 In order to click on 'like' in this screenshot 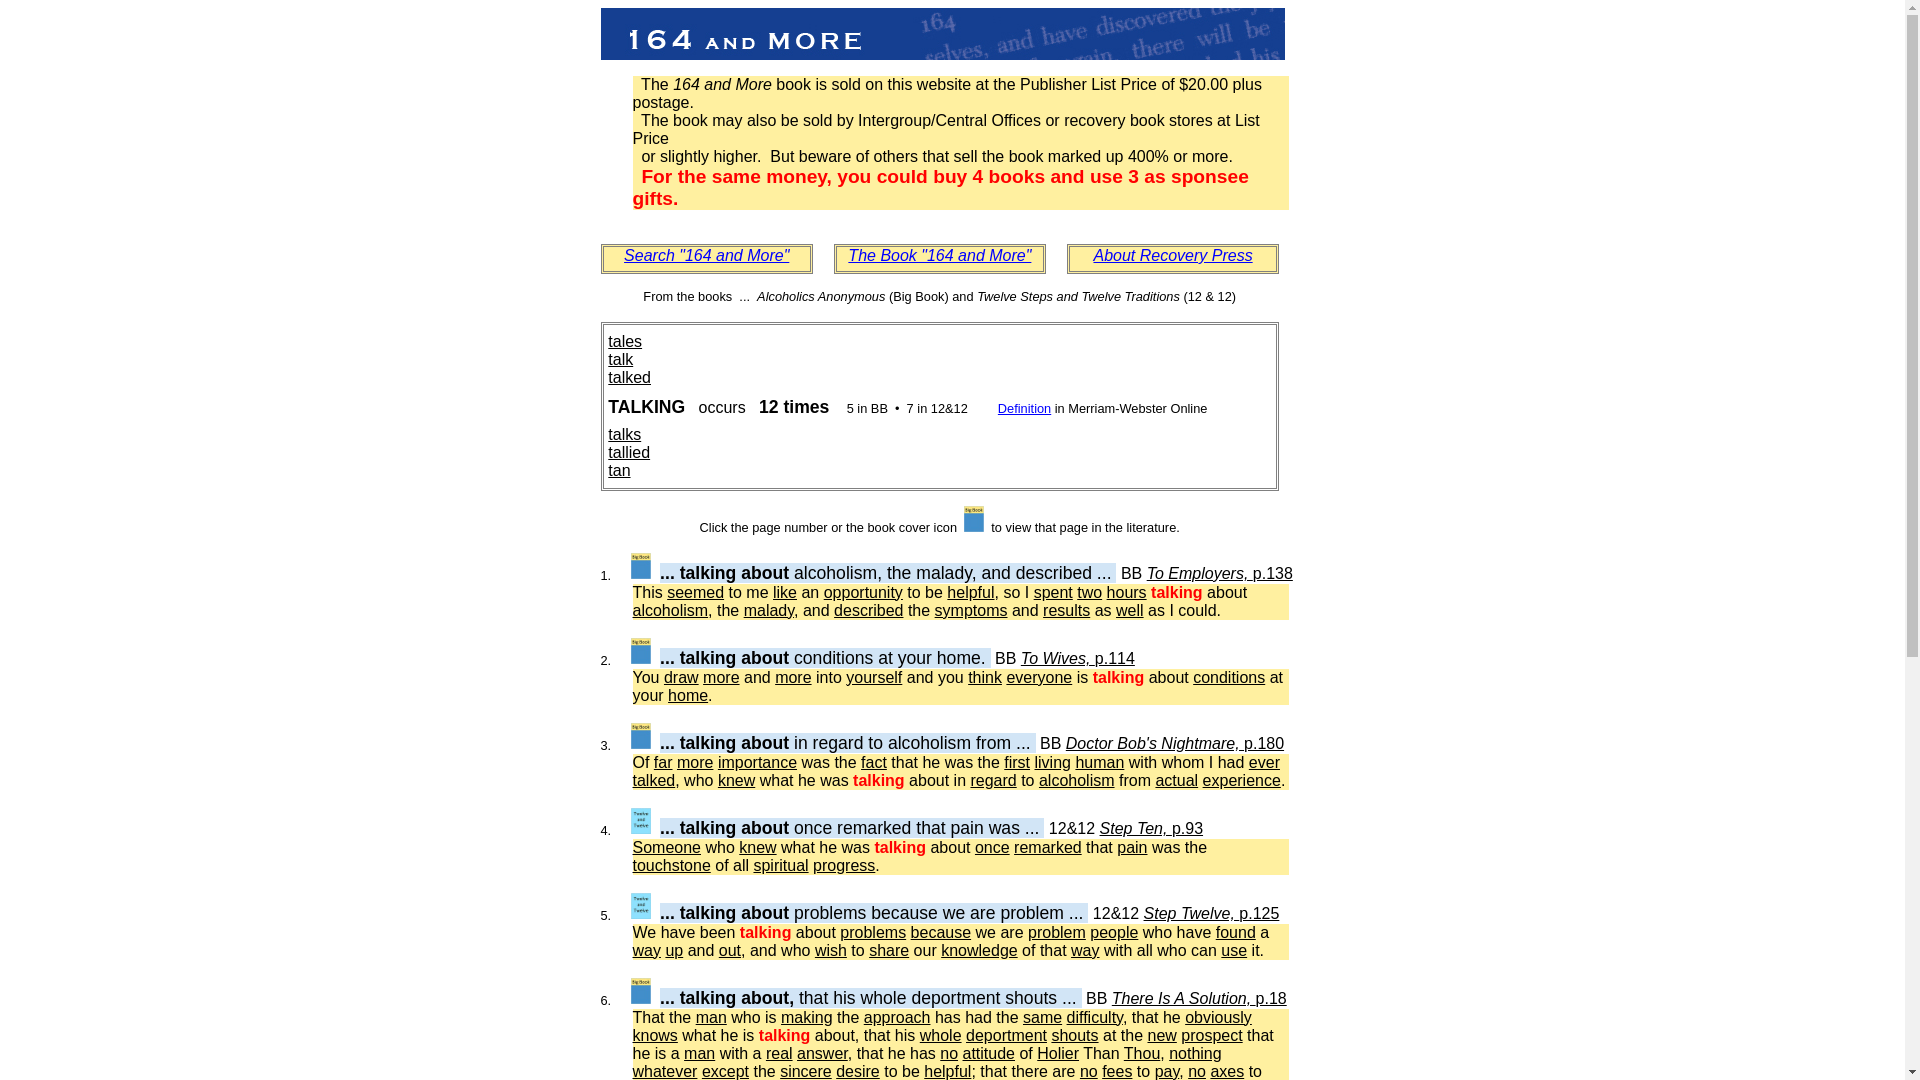, I will do `click(784, 591)`.